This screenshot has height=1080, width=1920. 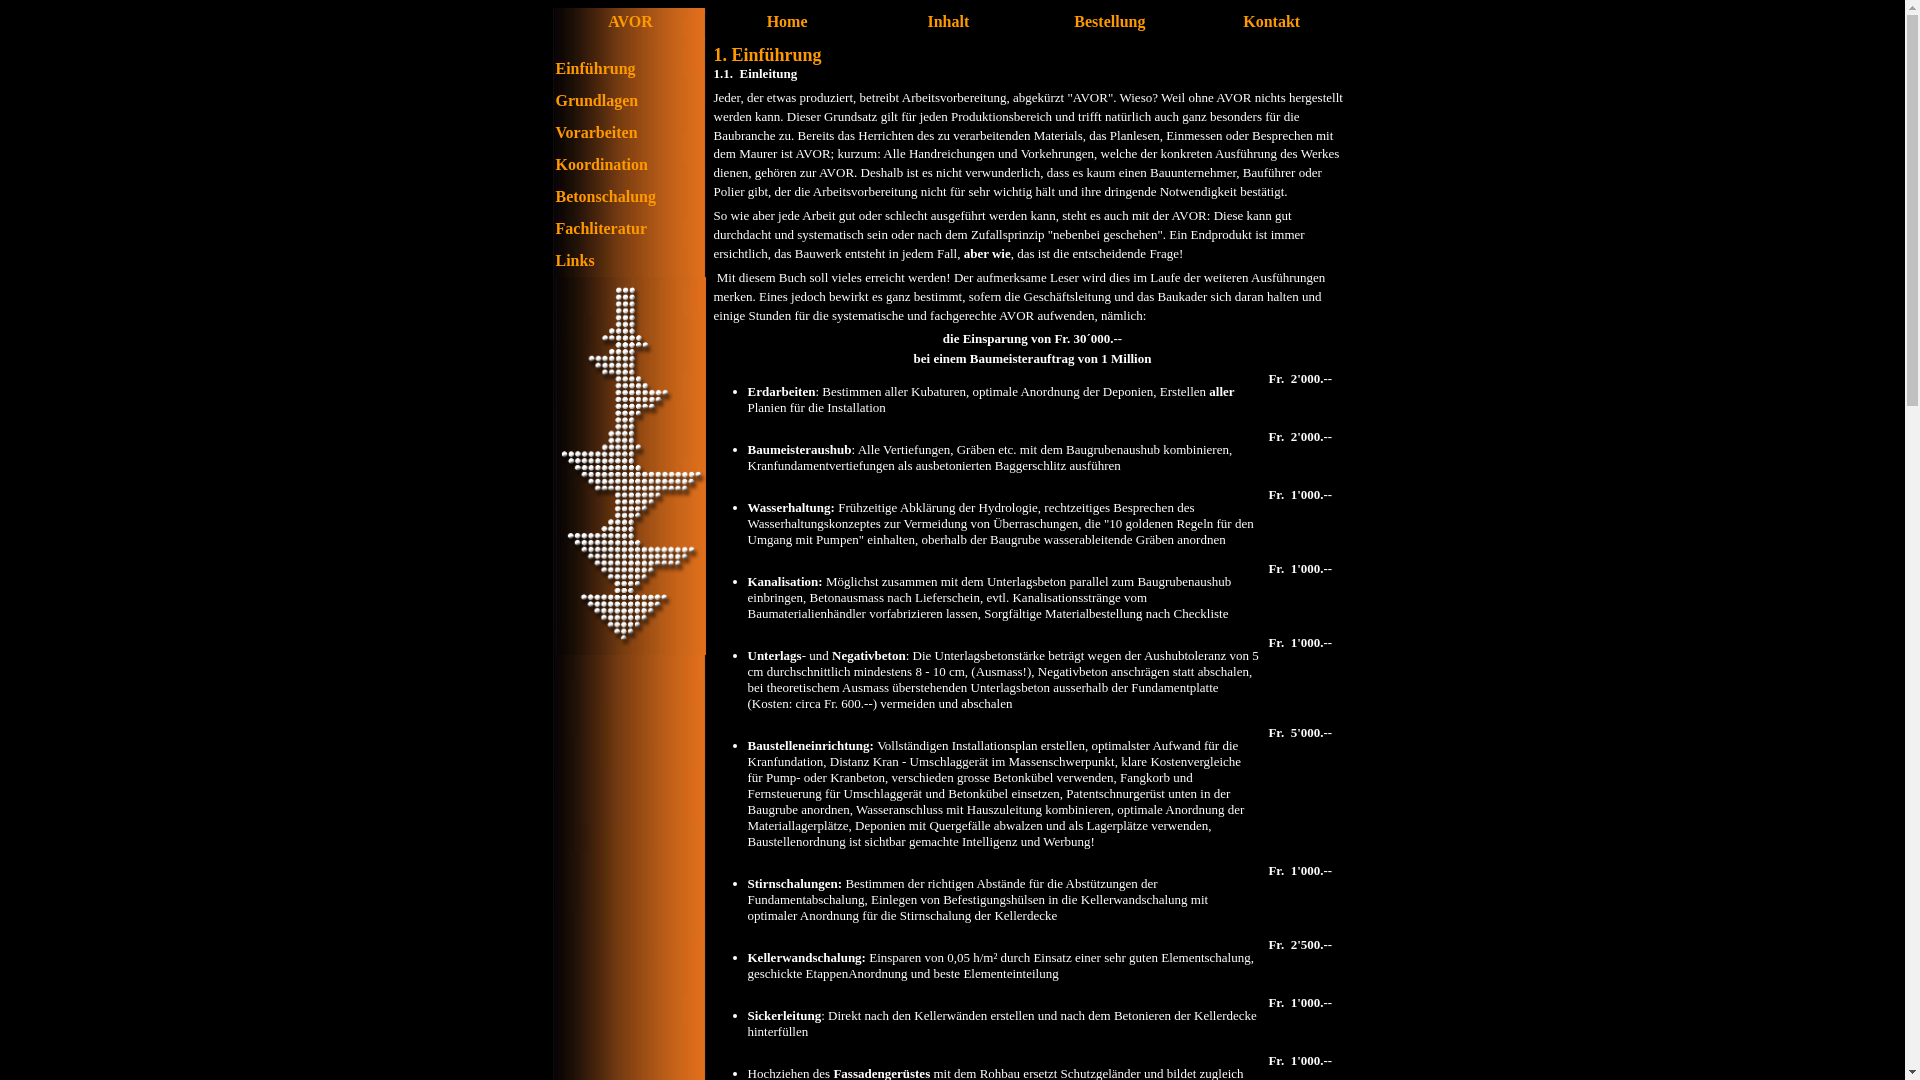 I want to click on 'Vorarbeiten', so click(x=595, y=132).